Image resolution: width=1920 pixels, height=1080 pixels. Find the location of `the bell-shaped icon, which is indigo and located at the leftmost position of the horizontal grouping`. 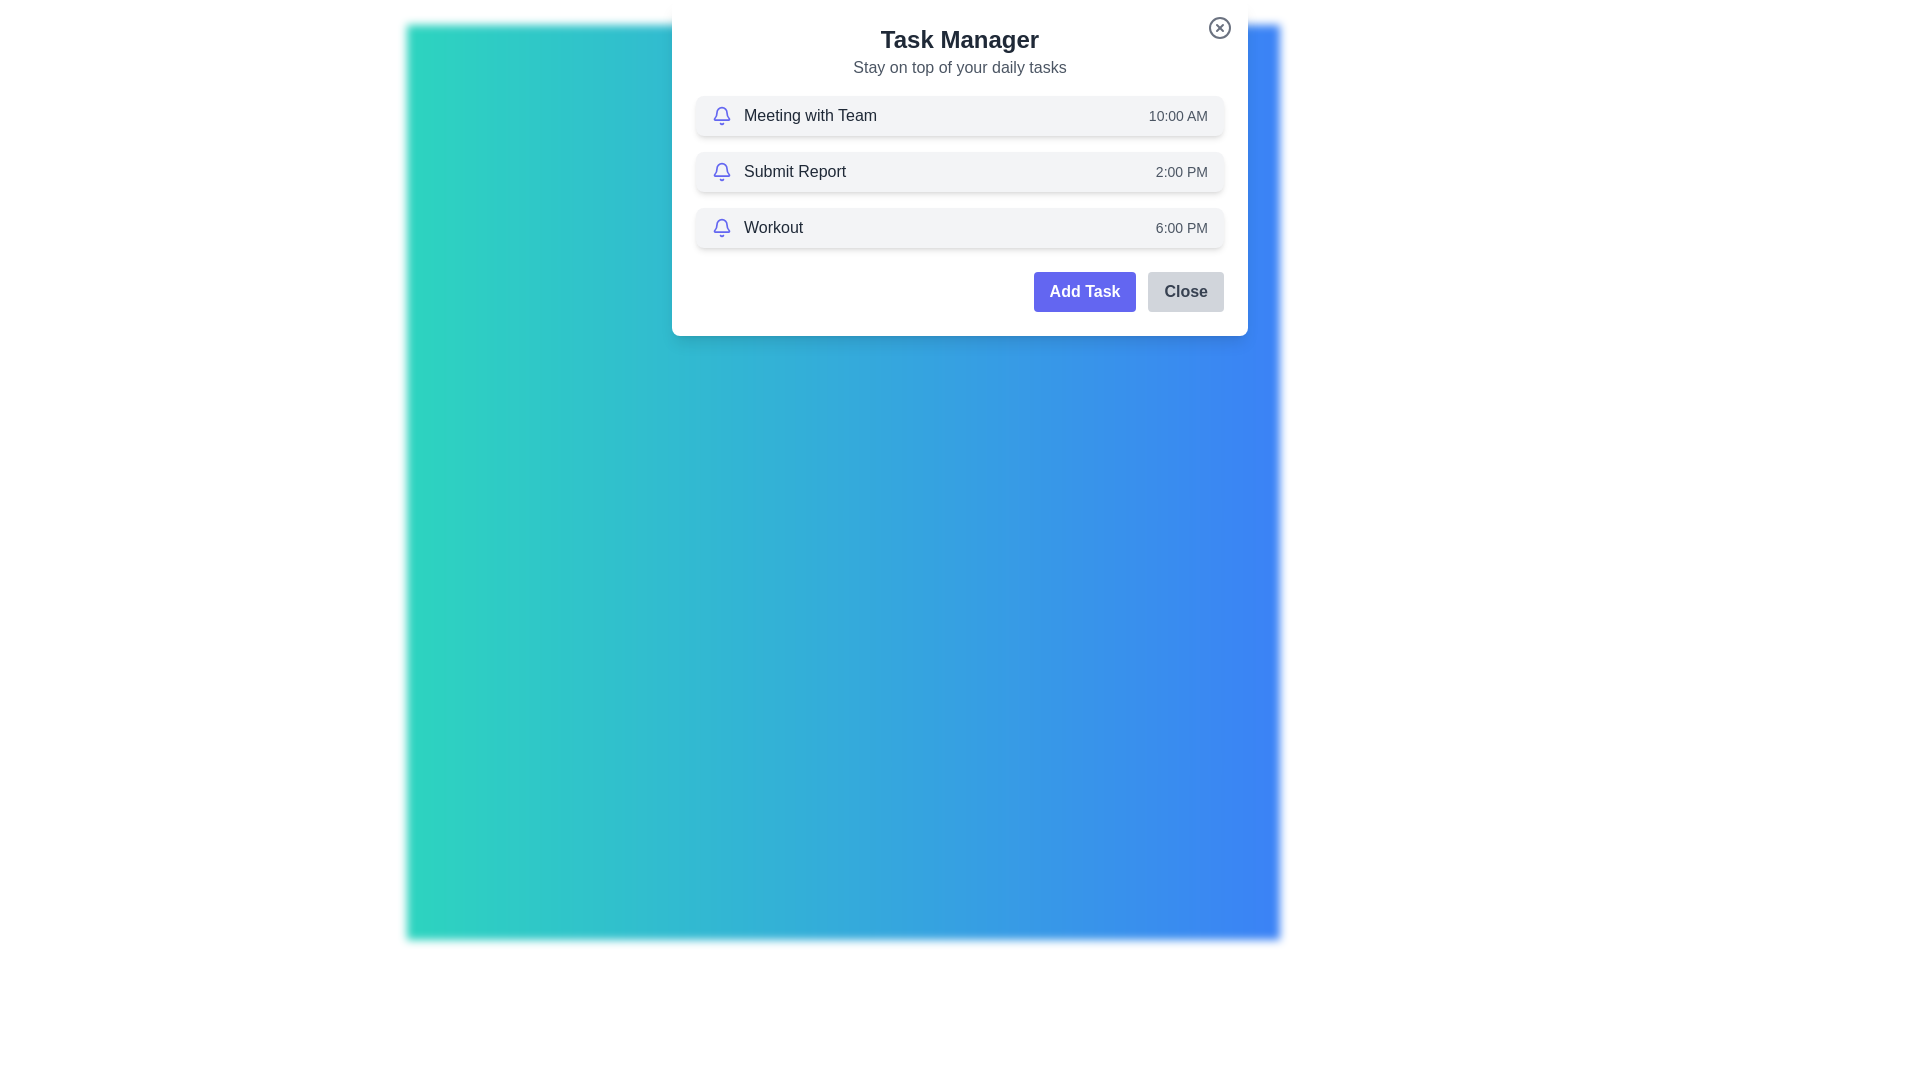

the bell-shaped icon, which is indigo and located at the leftmost position of the horizontal grouping is located at coordinates (720, 171).